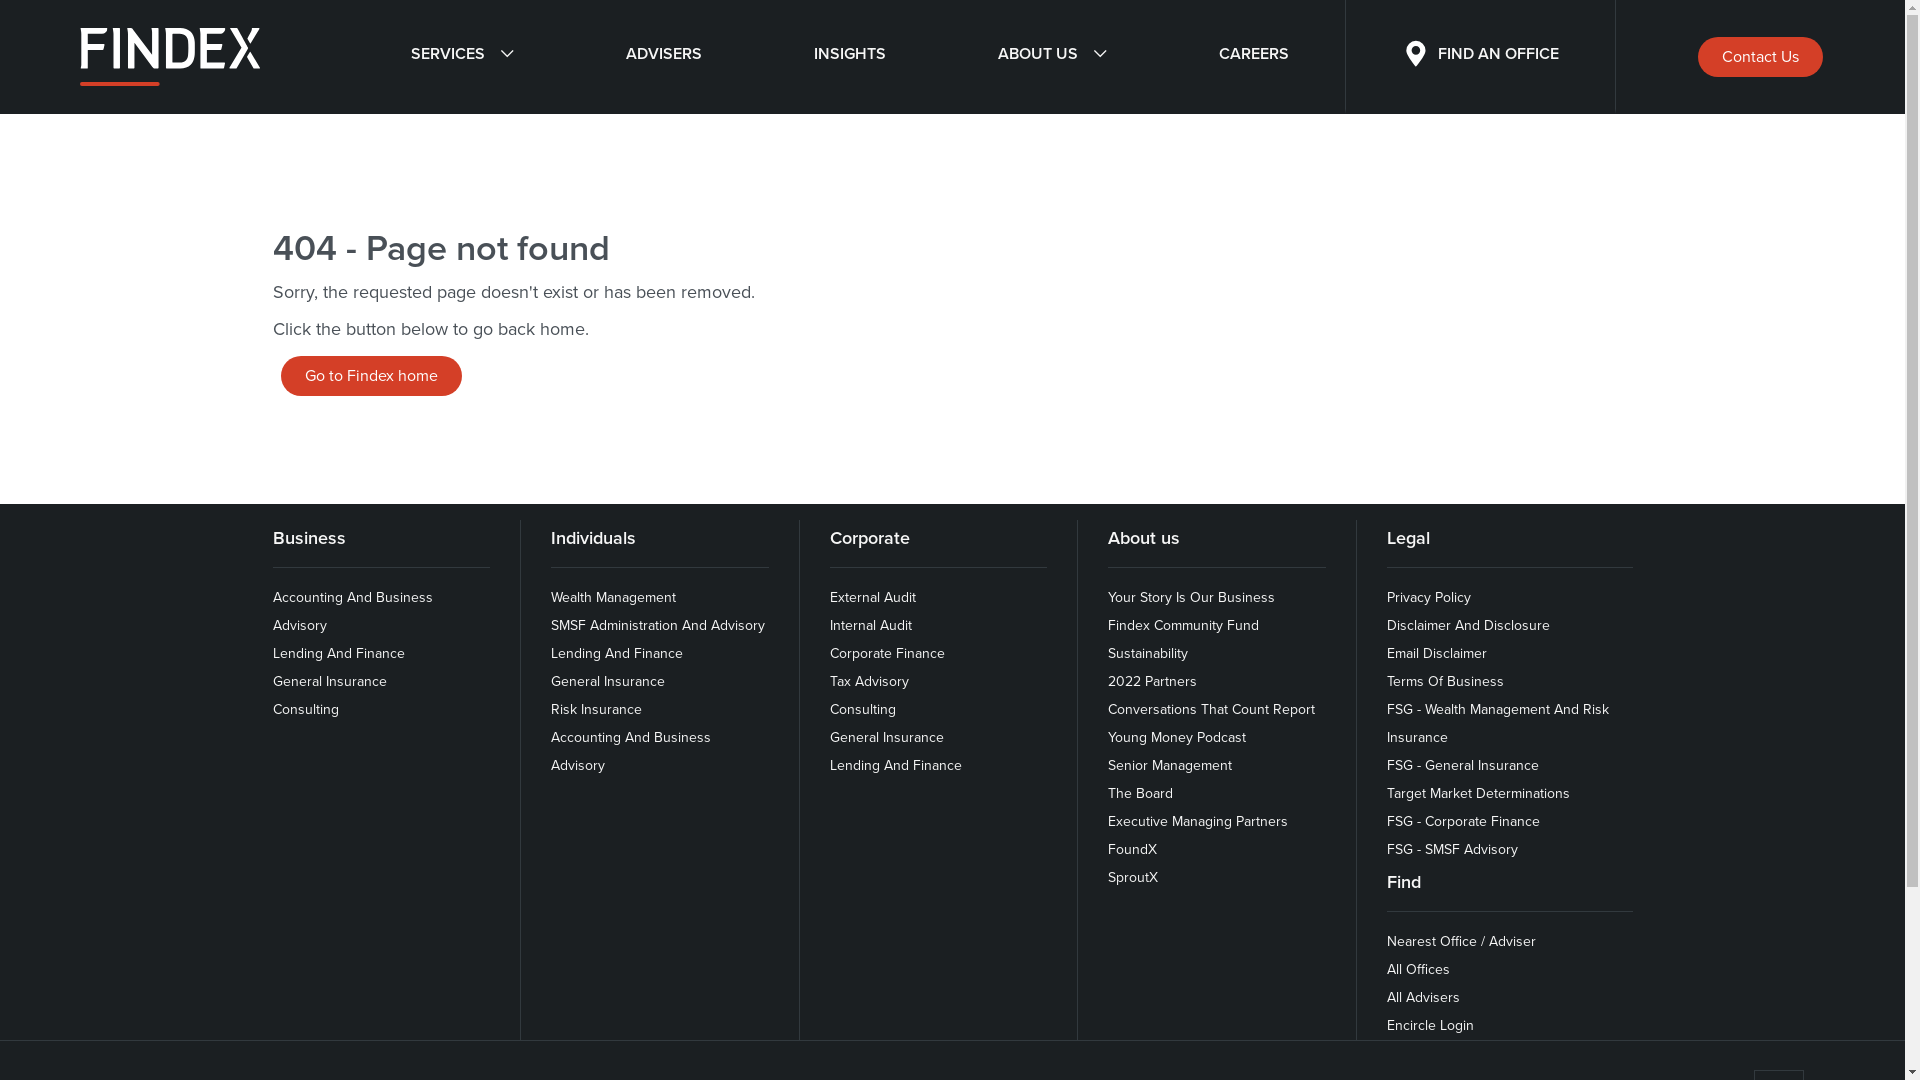 The image size is (1920, 1080). Describe the element at coordinates (551, 624) in the screenshot. I see `'SMSF Administration And Advisory'` at that location.